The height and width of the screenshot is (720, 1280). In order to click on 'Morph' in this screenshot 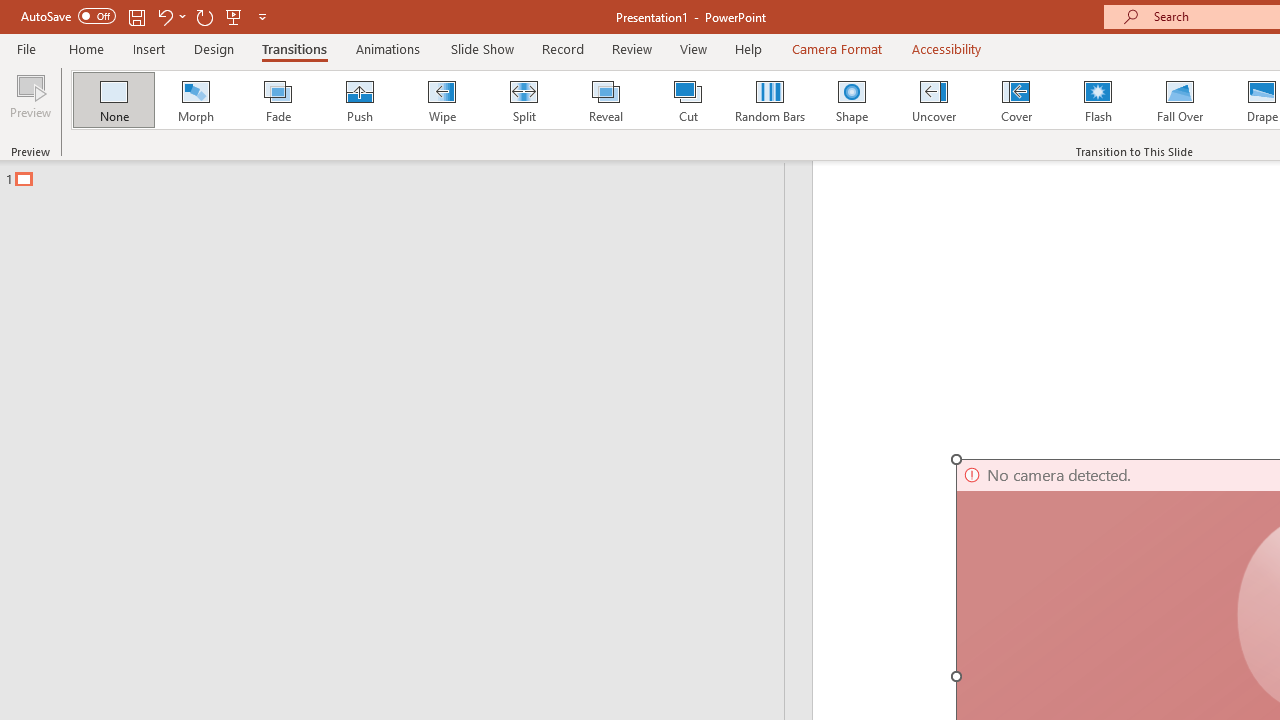, I will do `click(195, 100)`.